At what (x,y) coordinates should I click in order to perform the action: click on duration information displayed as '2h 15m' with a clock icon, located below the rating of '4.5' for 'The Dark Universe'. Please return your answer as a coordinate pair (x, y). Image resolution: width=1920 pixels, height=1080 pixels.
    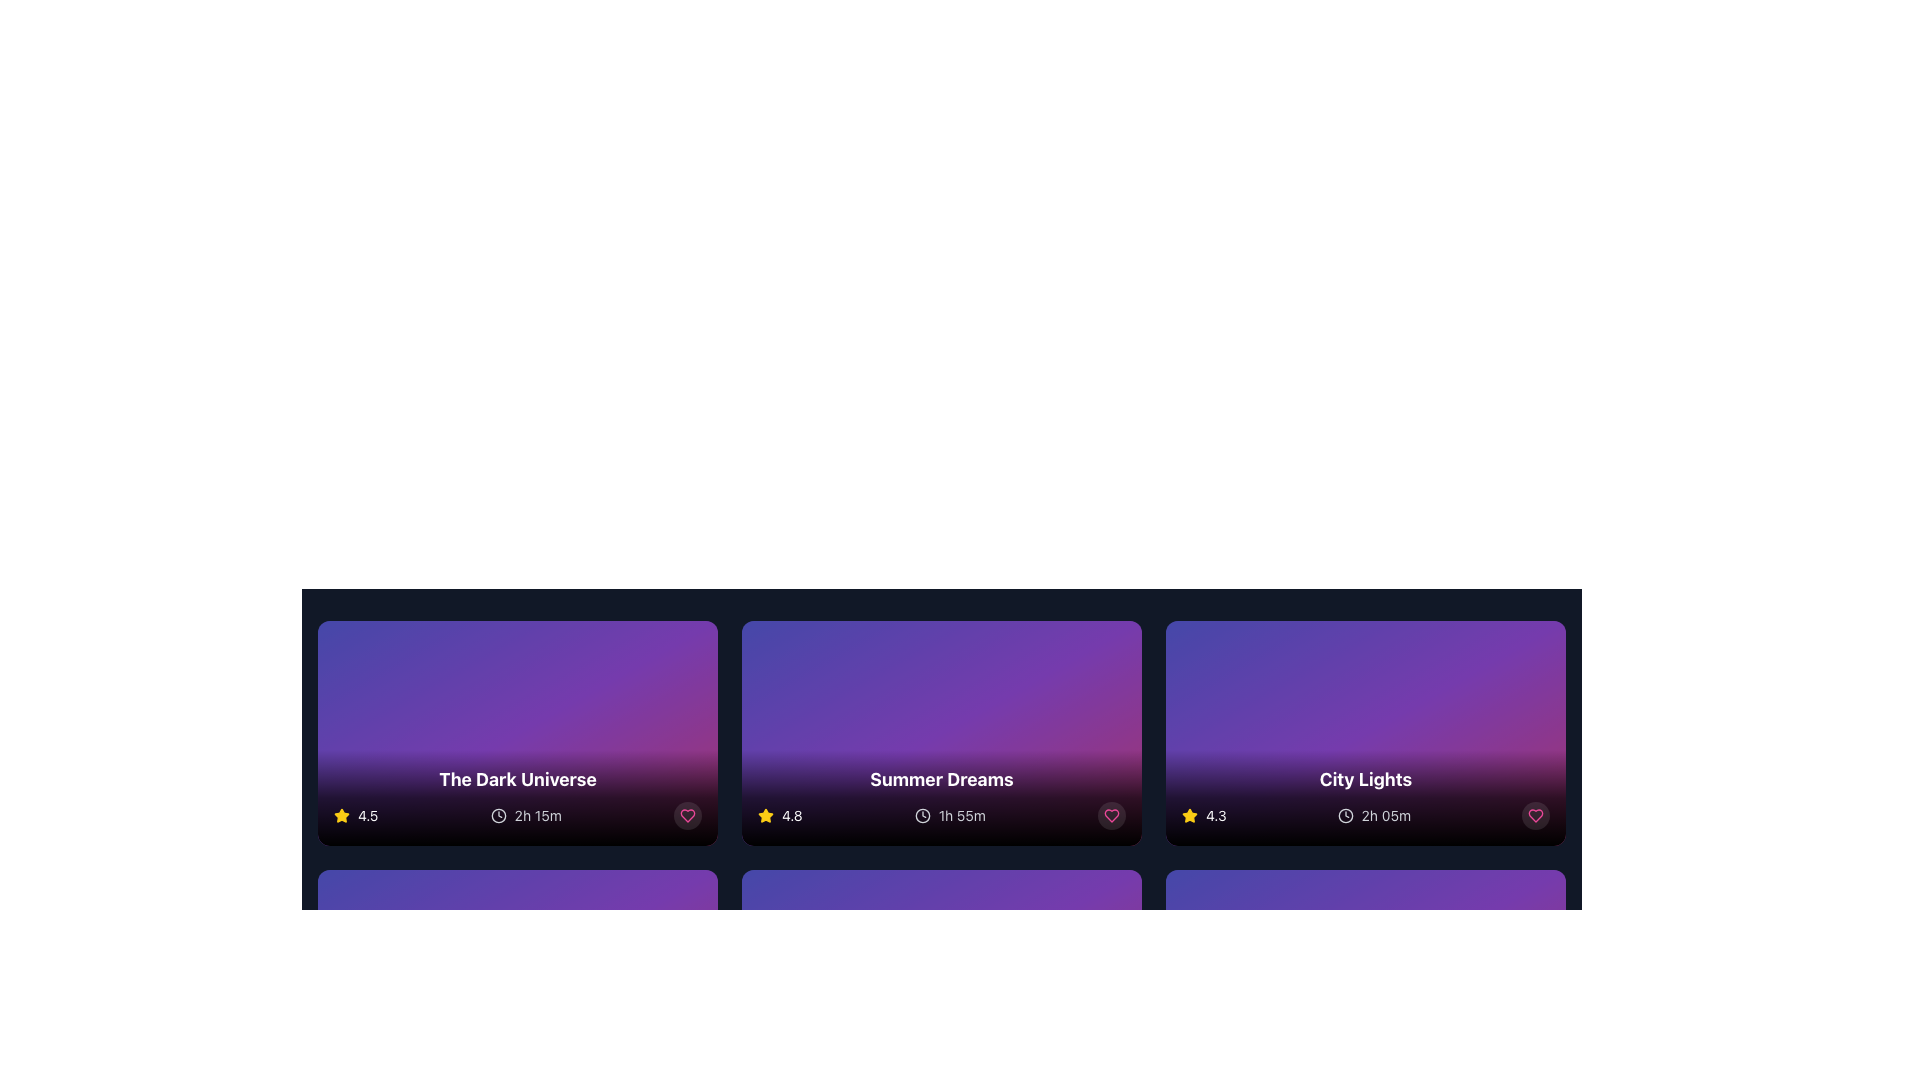
    Looking at the image, I should click on (526, 816).